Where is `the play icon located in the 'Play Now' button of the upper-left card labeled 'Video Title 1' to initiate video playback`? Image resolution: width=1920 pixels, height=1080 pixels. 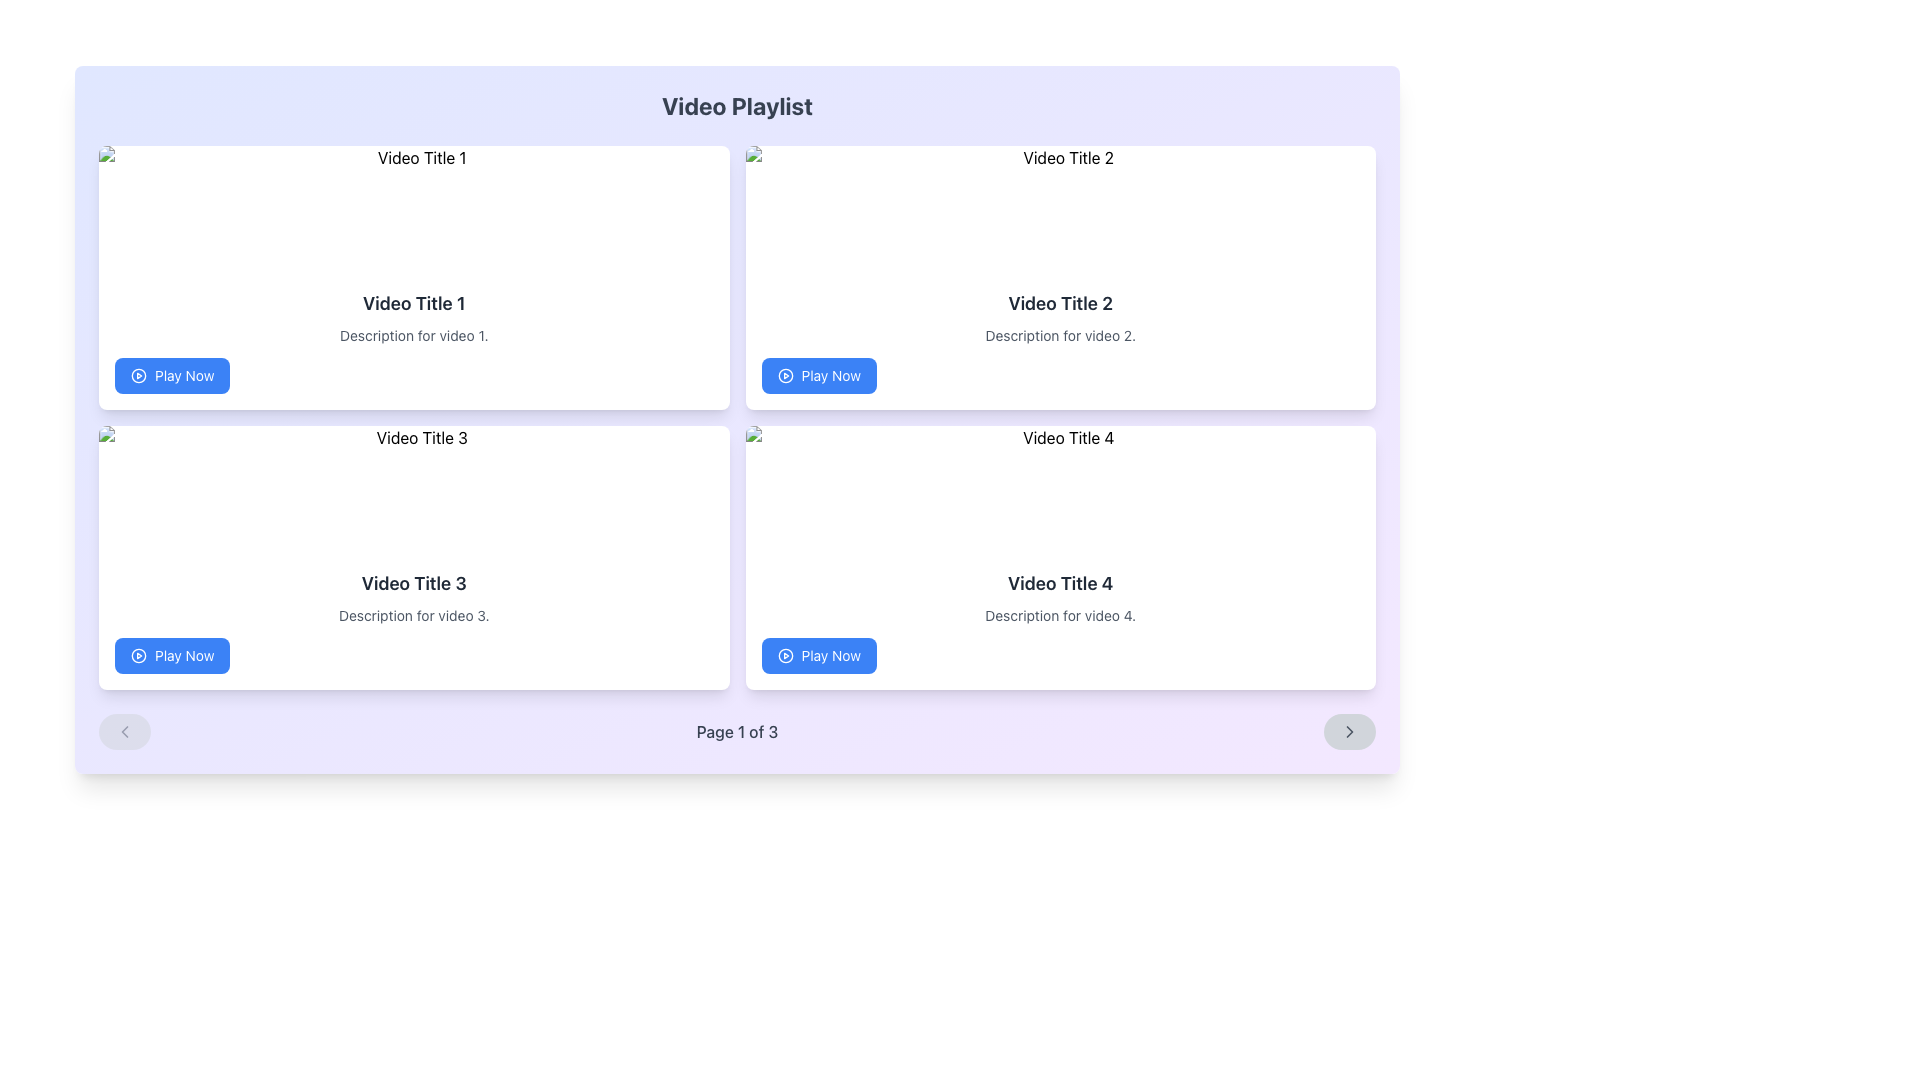 the play icon located in the 'Play Now' button of the upper-left card labeled 'Video Title 1' to initiate video playback is located at coordinates (138, 375).